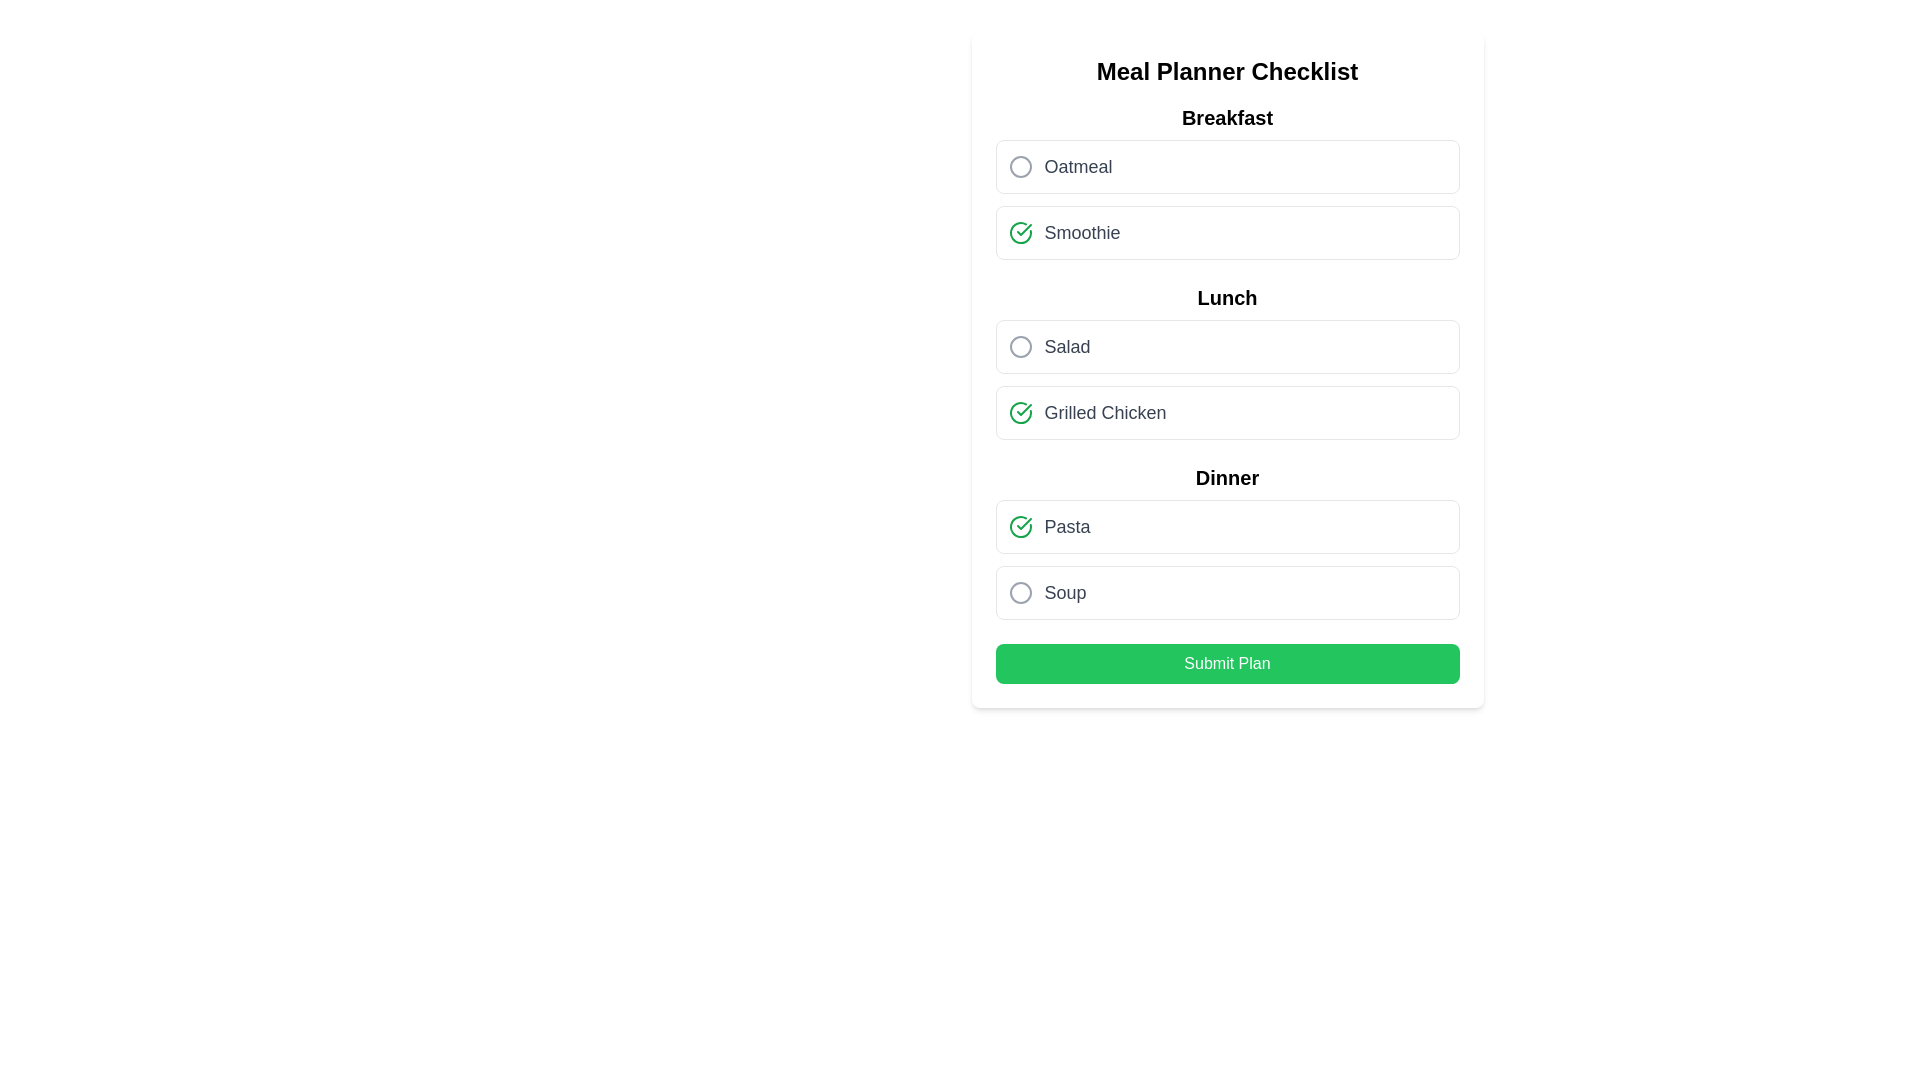  What do you see at coordinates (1020, 592) in the screenshot?
I see `the circular icon indicator in the Dinner section of the Meal Planner Checklist` at bounding box center [1020, 592].